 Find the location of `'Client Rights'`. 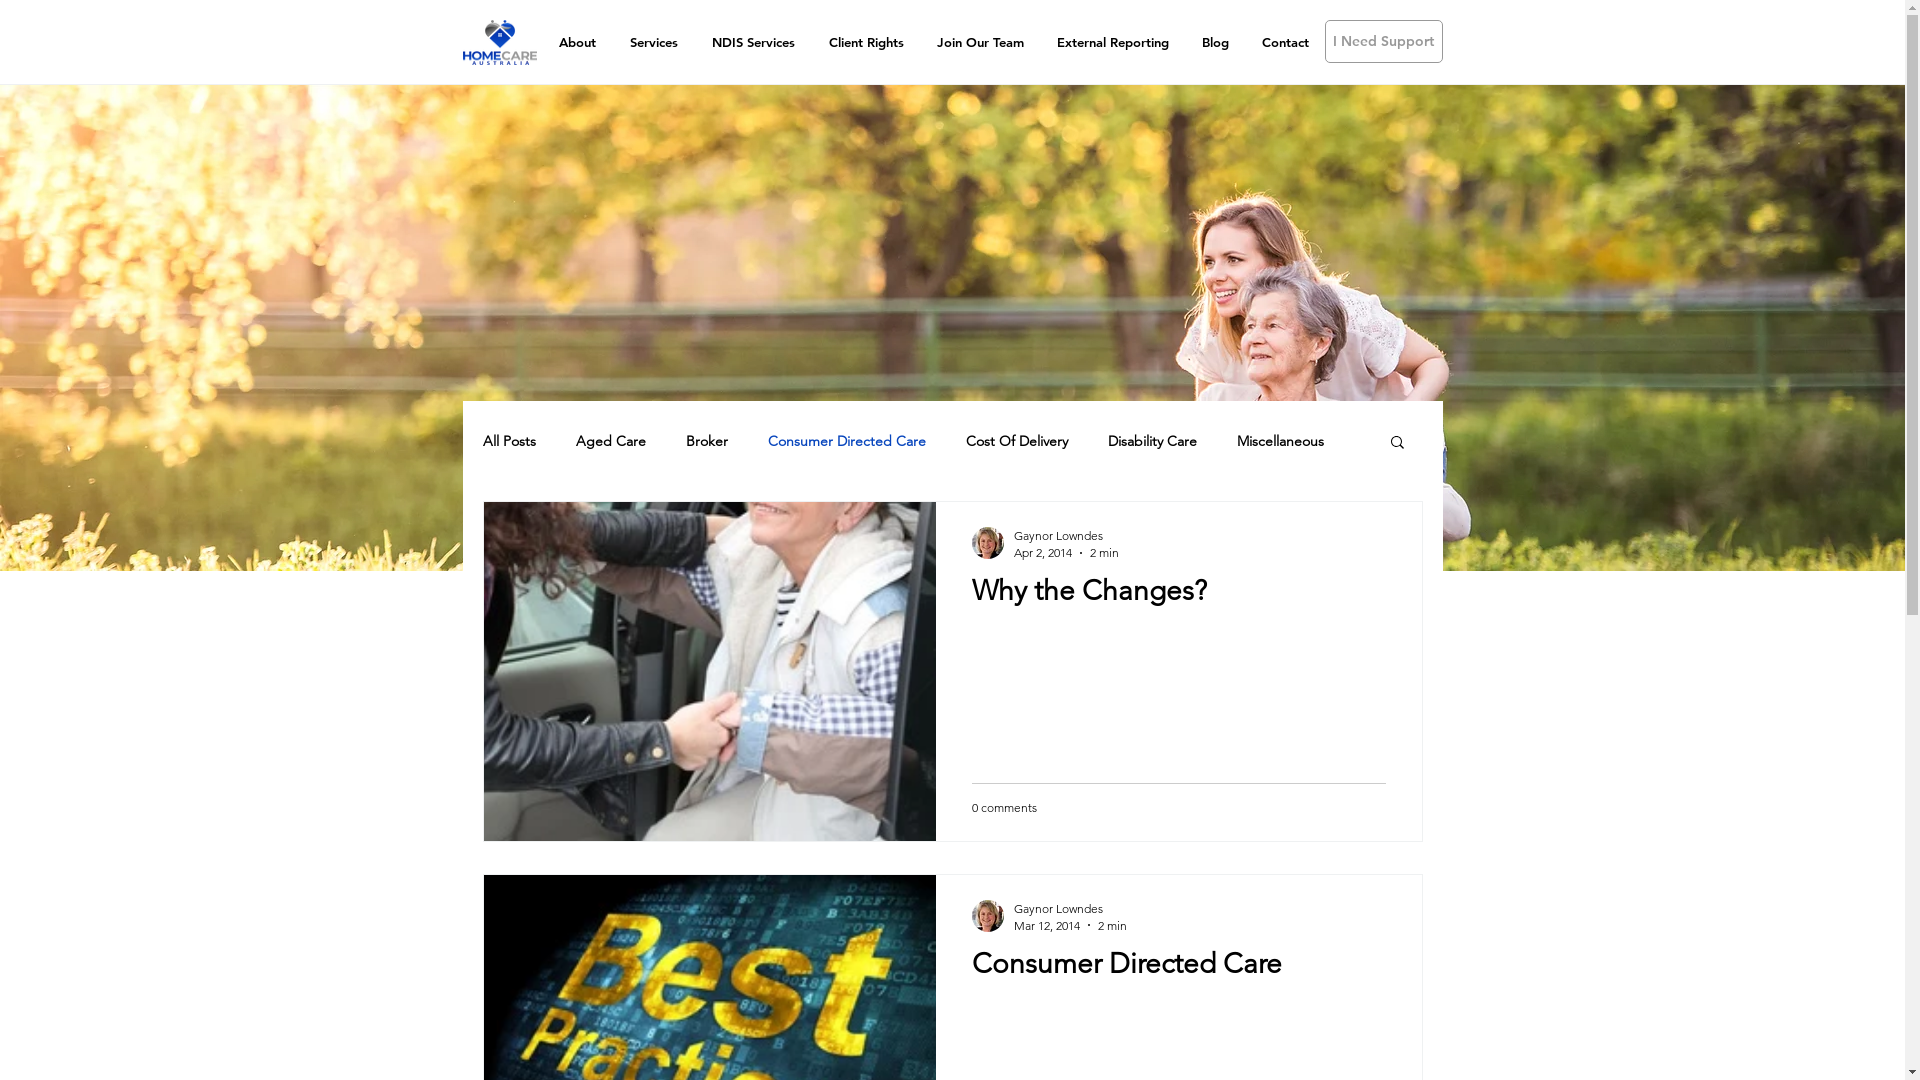

'Client Rights' is located at coordinates (811, 42).